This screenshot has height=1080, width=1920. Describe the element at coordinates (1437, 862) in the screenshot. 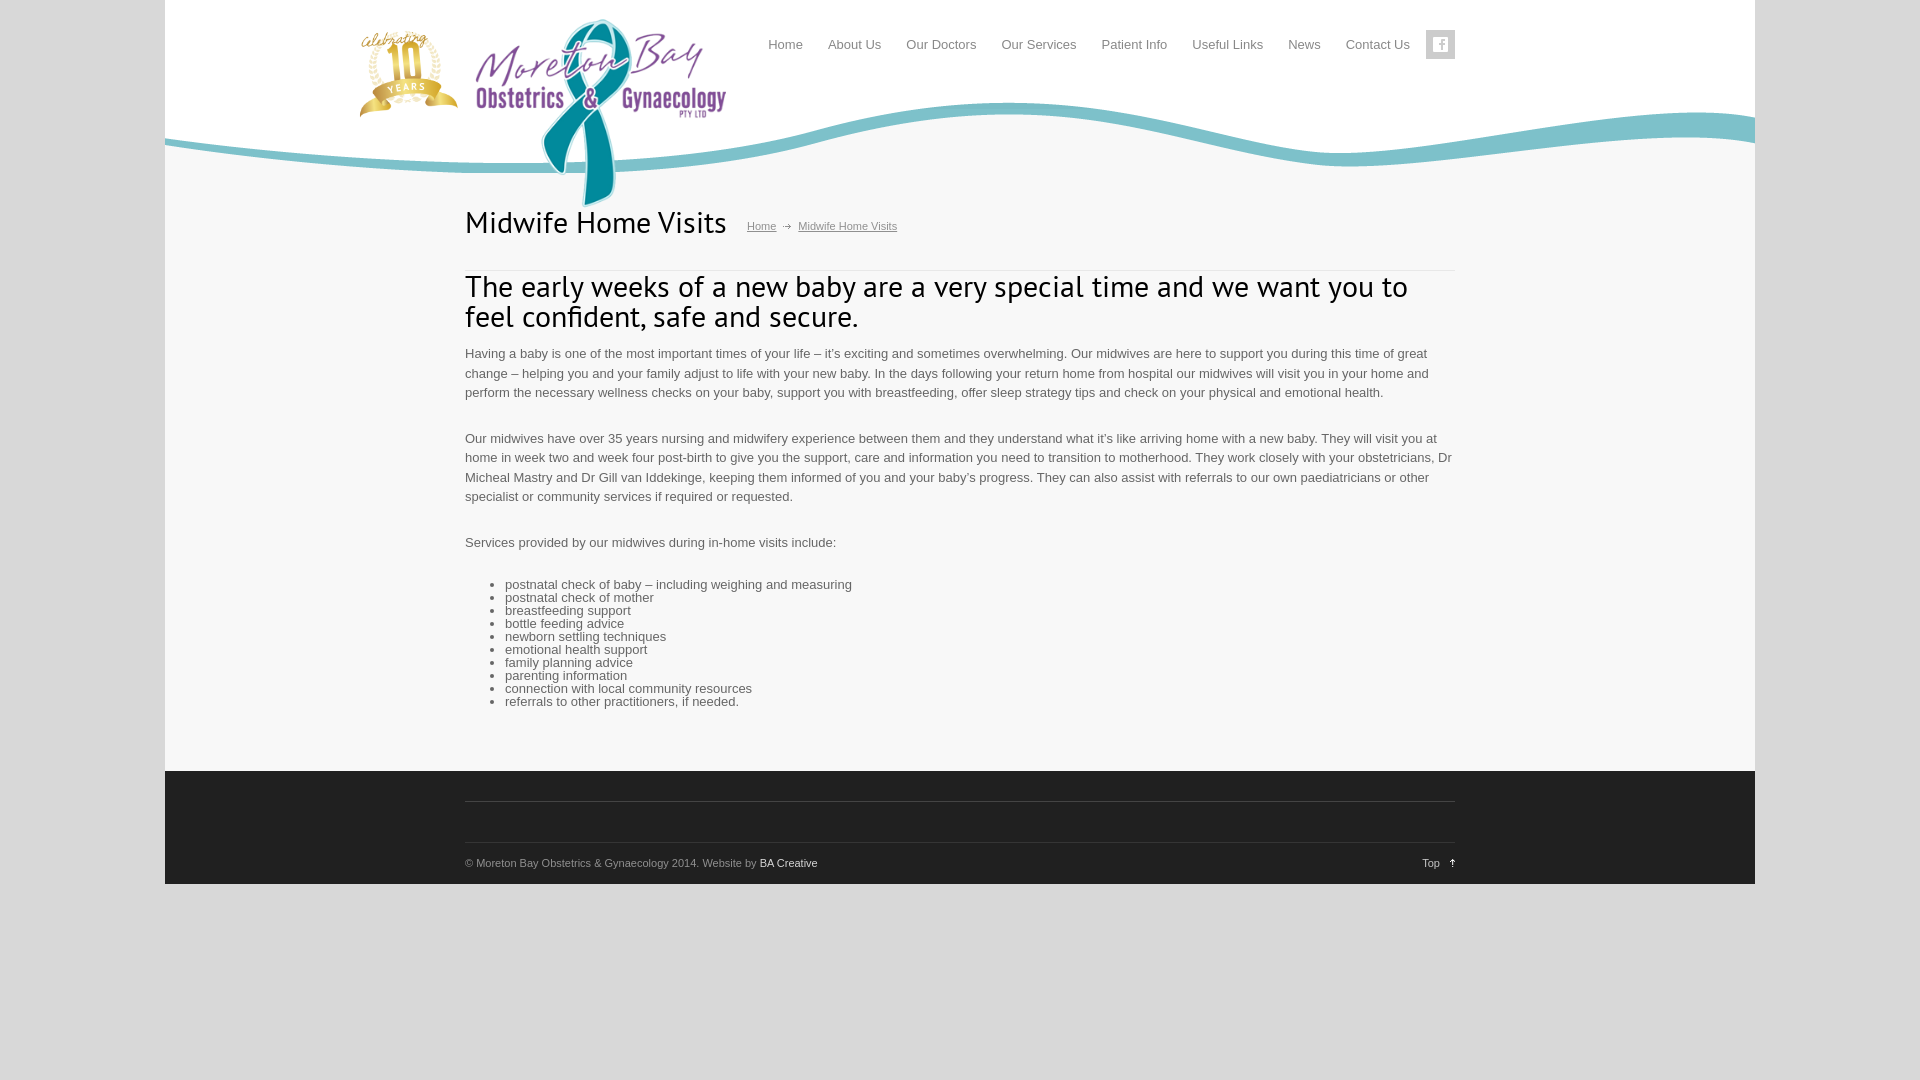

I see `'Top'` at that location.